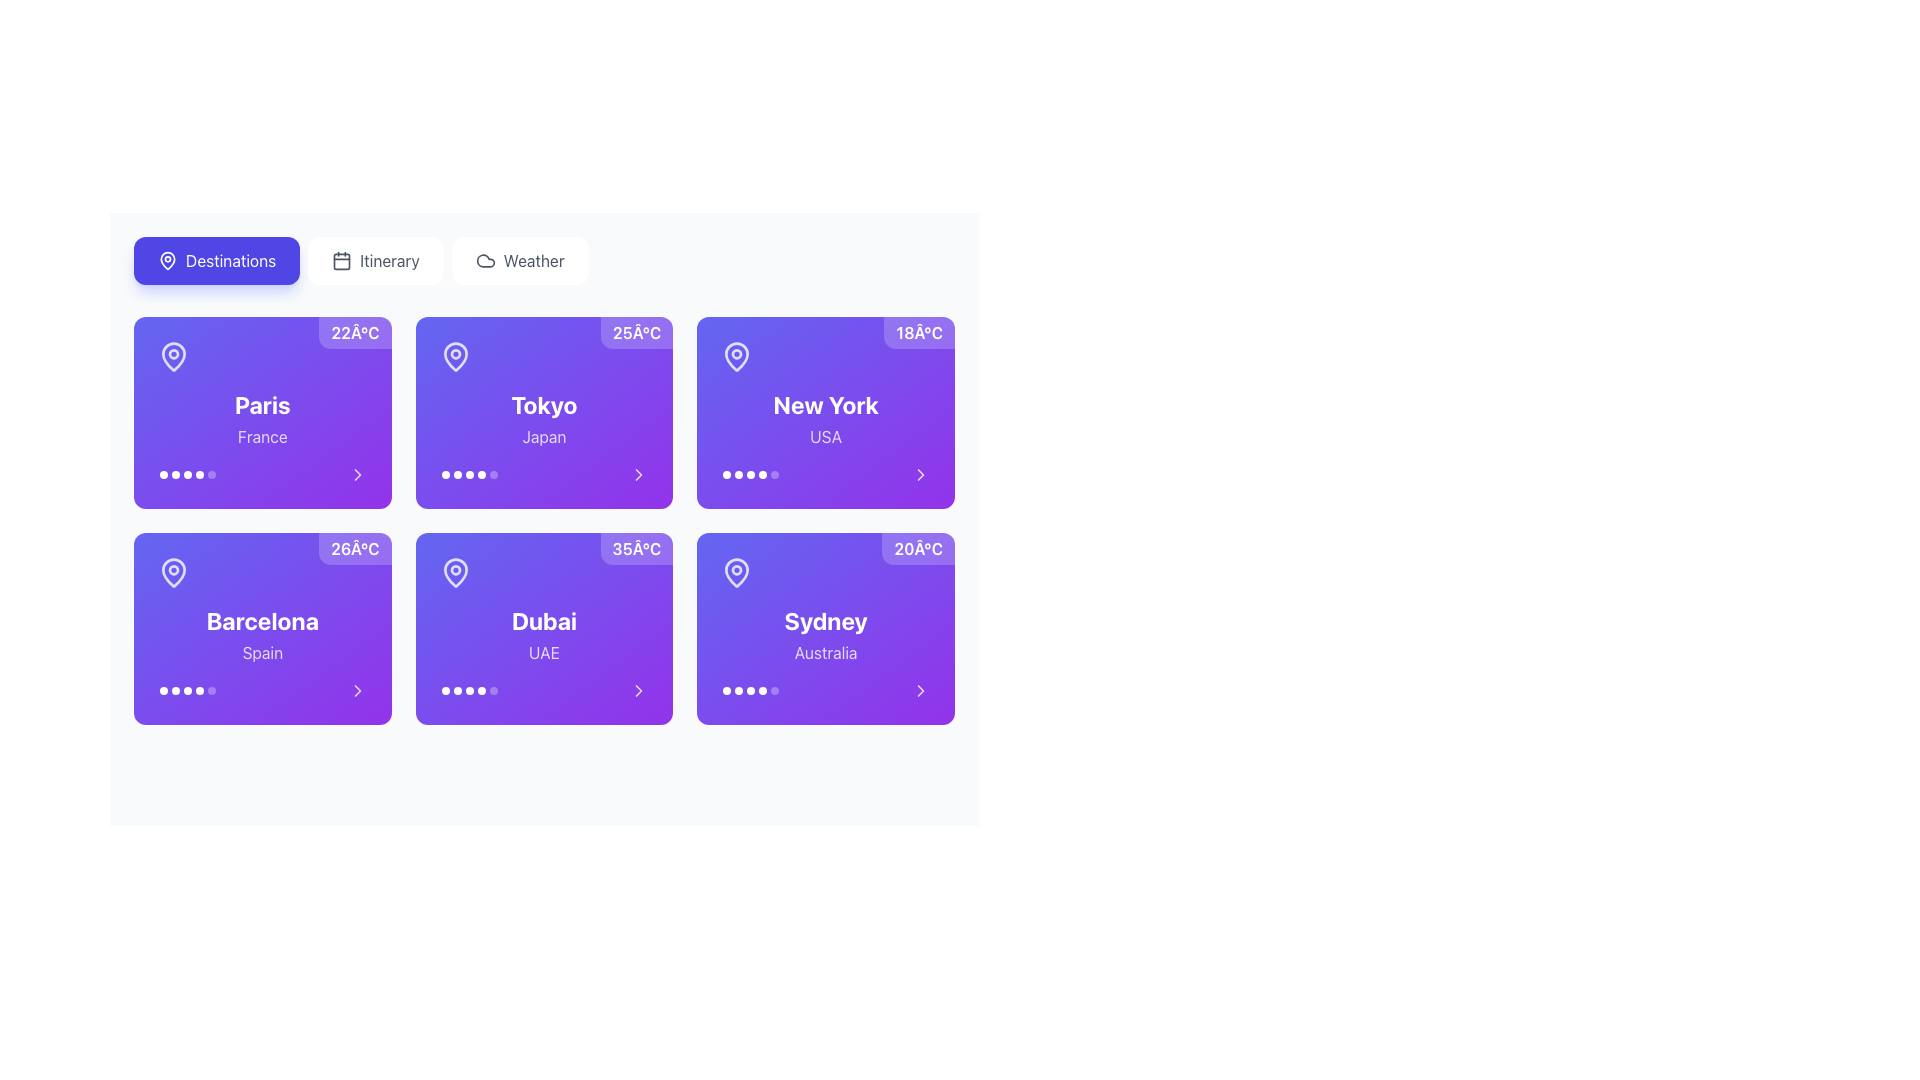  Describe the element at coordinates (918, 331) in the screenshot. I see `the text label displaying '18Â°C' in white font and bold style, located at the top-right corner of the 'New York, USA' card` at that location.